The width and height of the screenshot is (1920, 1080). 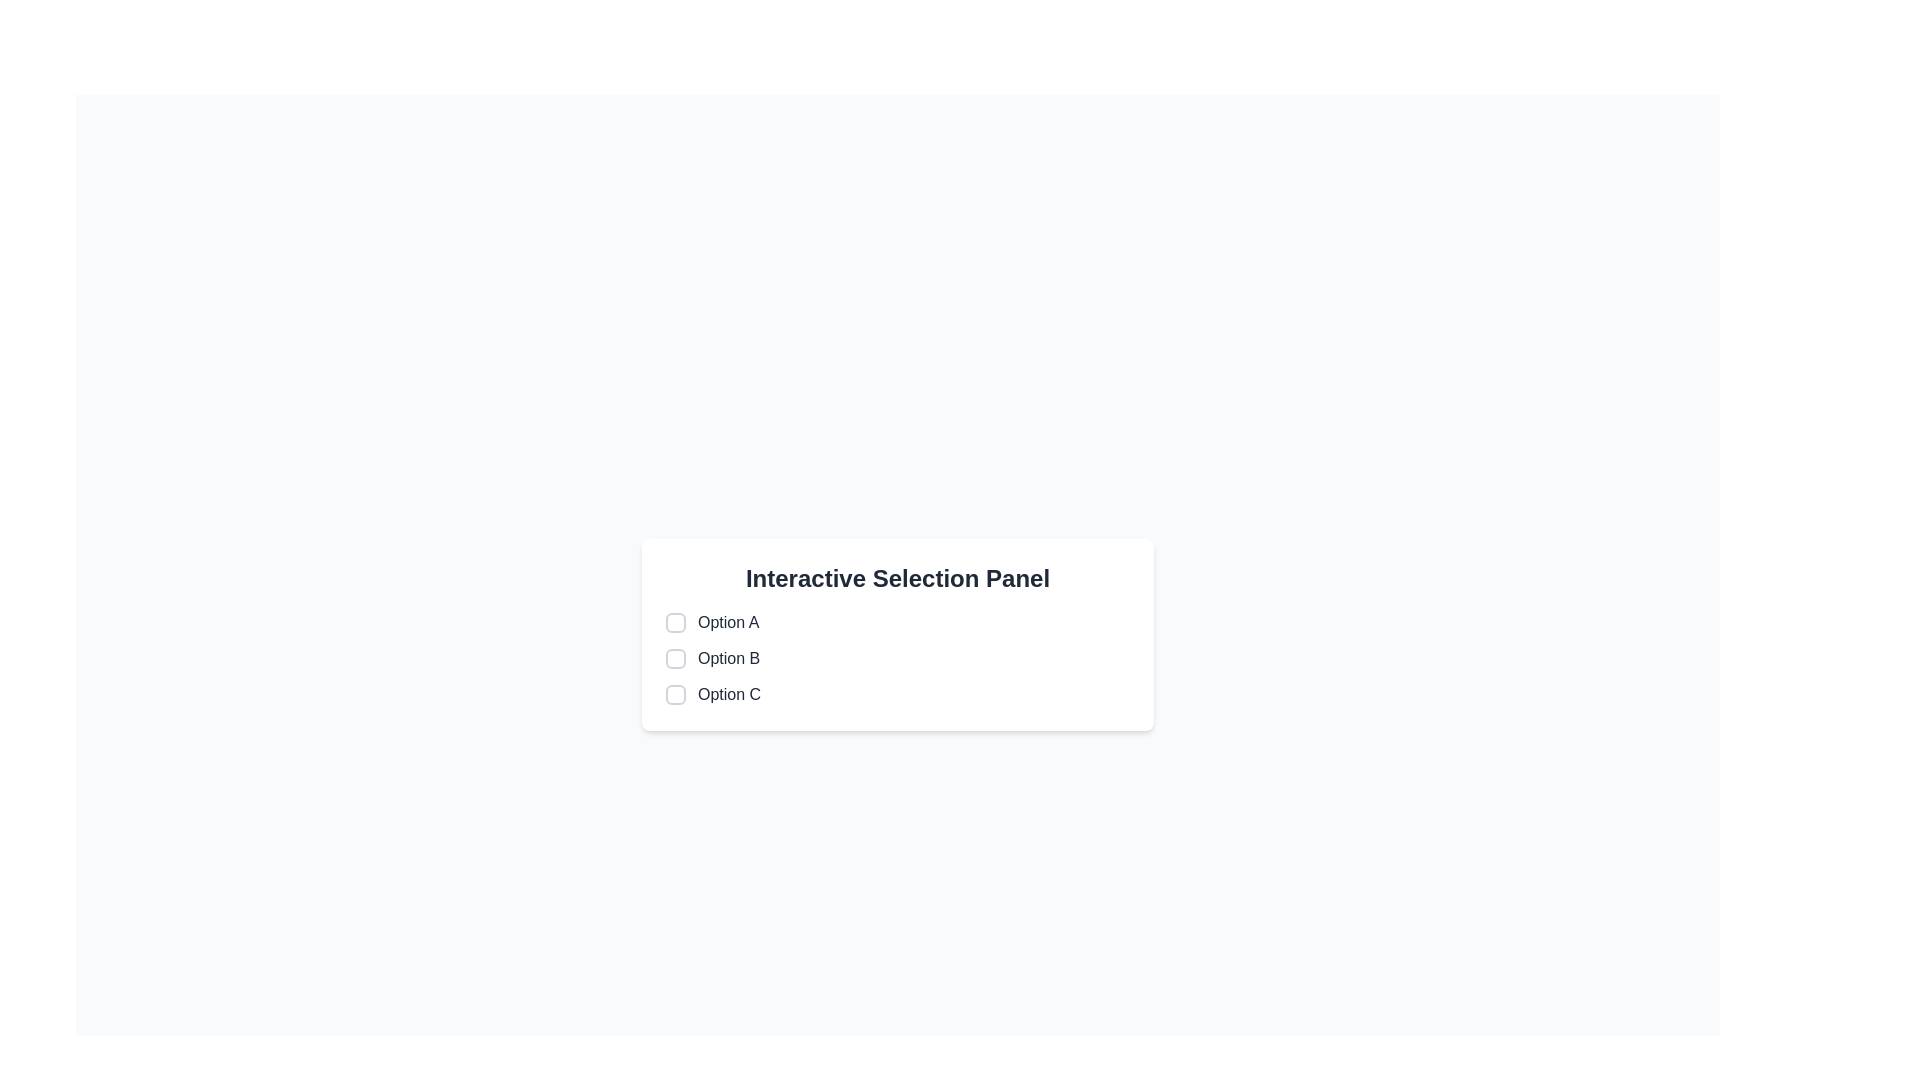 I want to click on text from the label that describes the first option in the Interactive Selection Panel, positioned above Option B and Option C, so click(x=727, y=622).